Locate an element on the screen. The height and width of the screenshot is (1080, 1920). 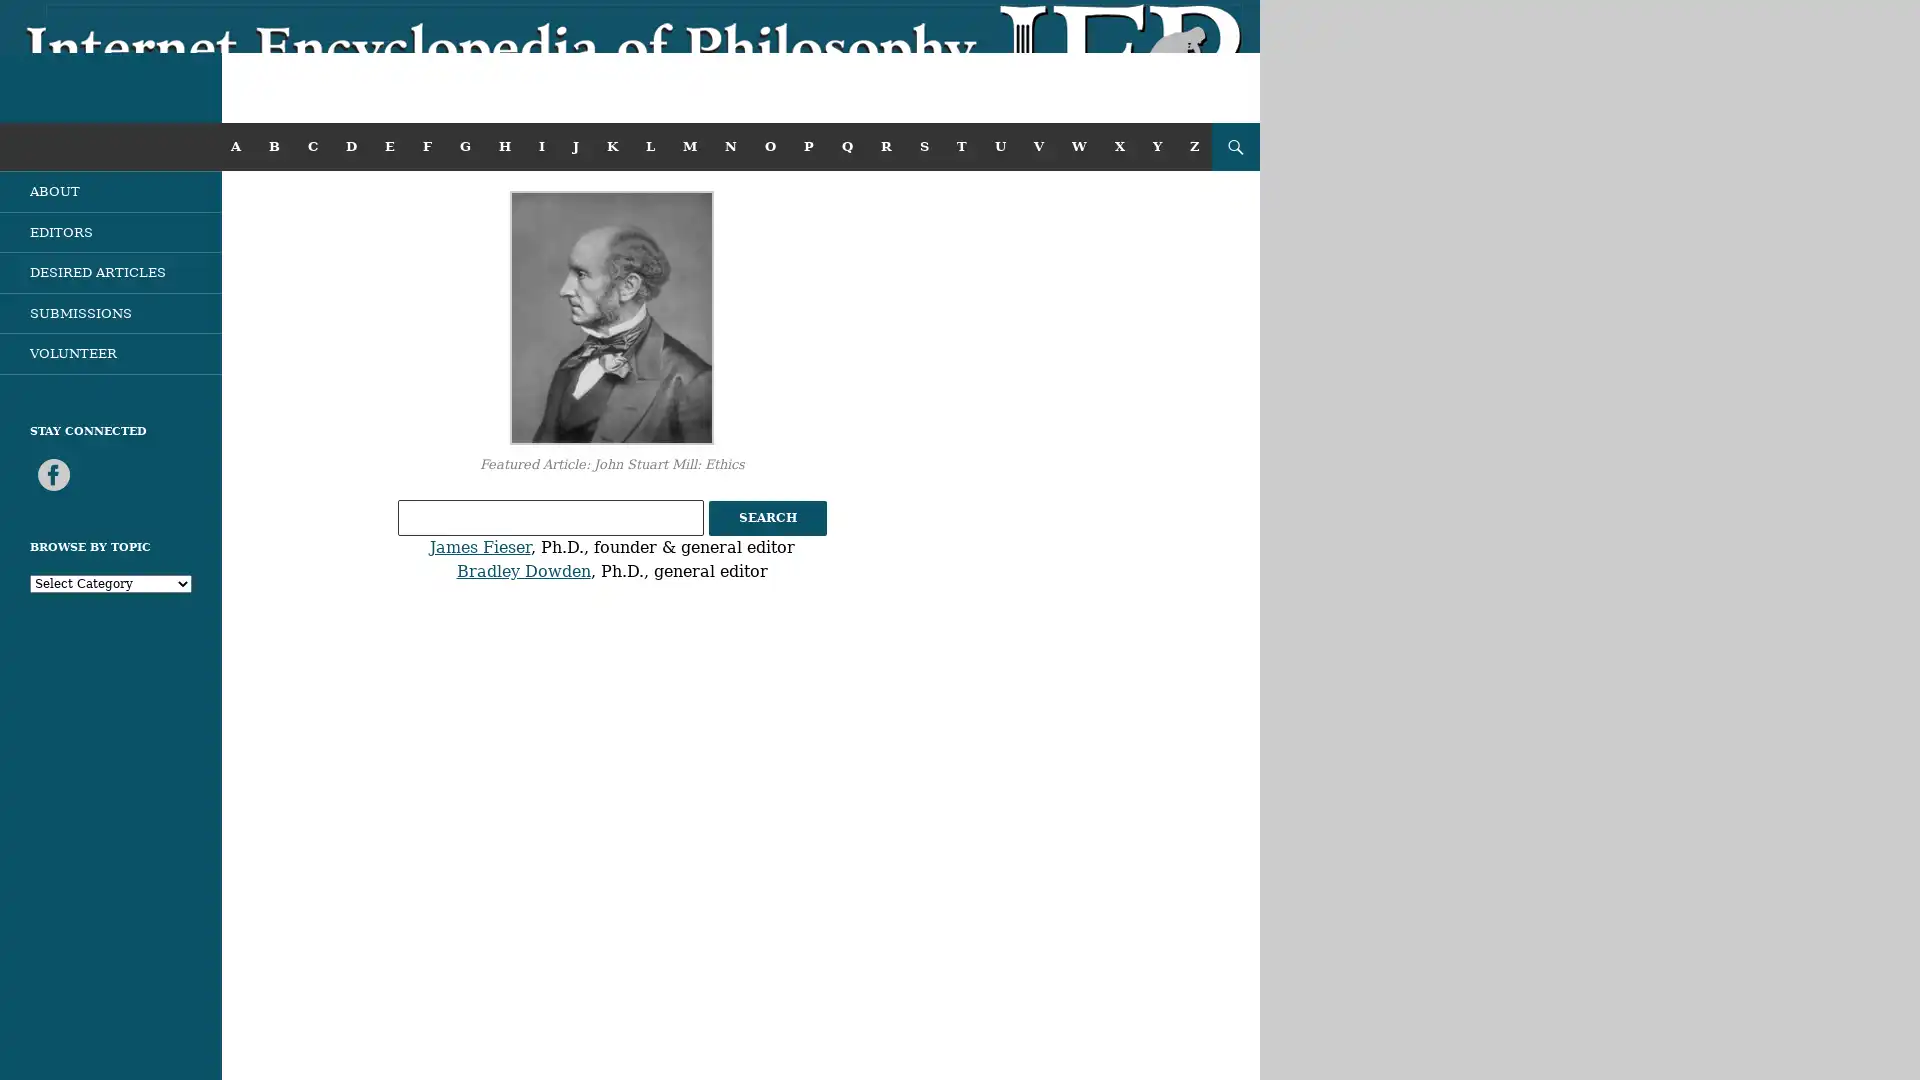
Search is located at coordinates (766, 517).